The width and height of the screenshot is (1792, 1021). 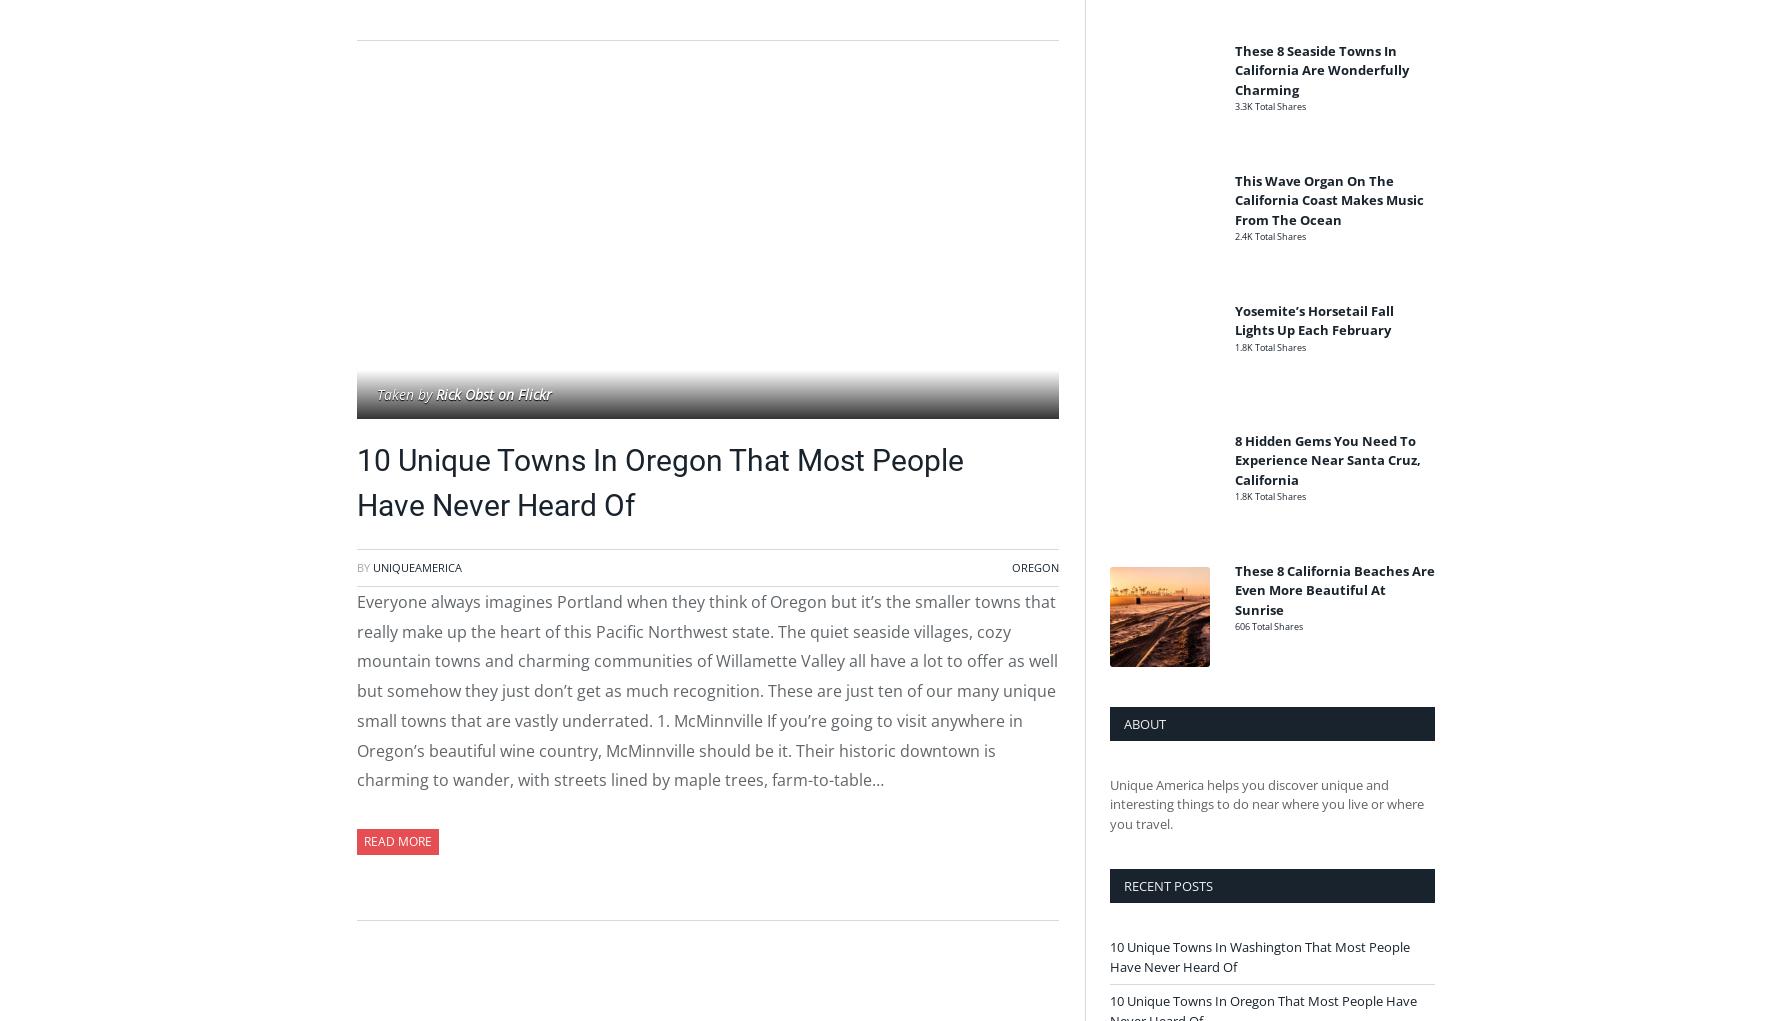 What do you see at coordinates (406, 392) in the screenshot?
I see `'Taken by'` at bounding box center [406, 392].